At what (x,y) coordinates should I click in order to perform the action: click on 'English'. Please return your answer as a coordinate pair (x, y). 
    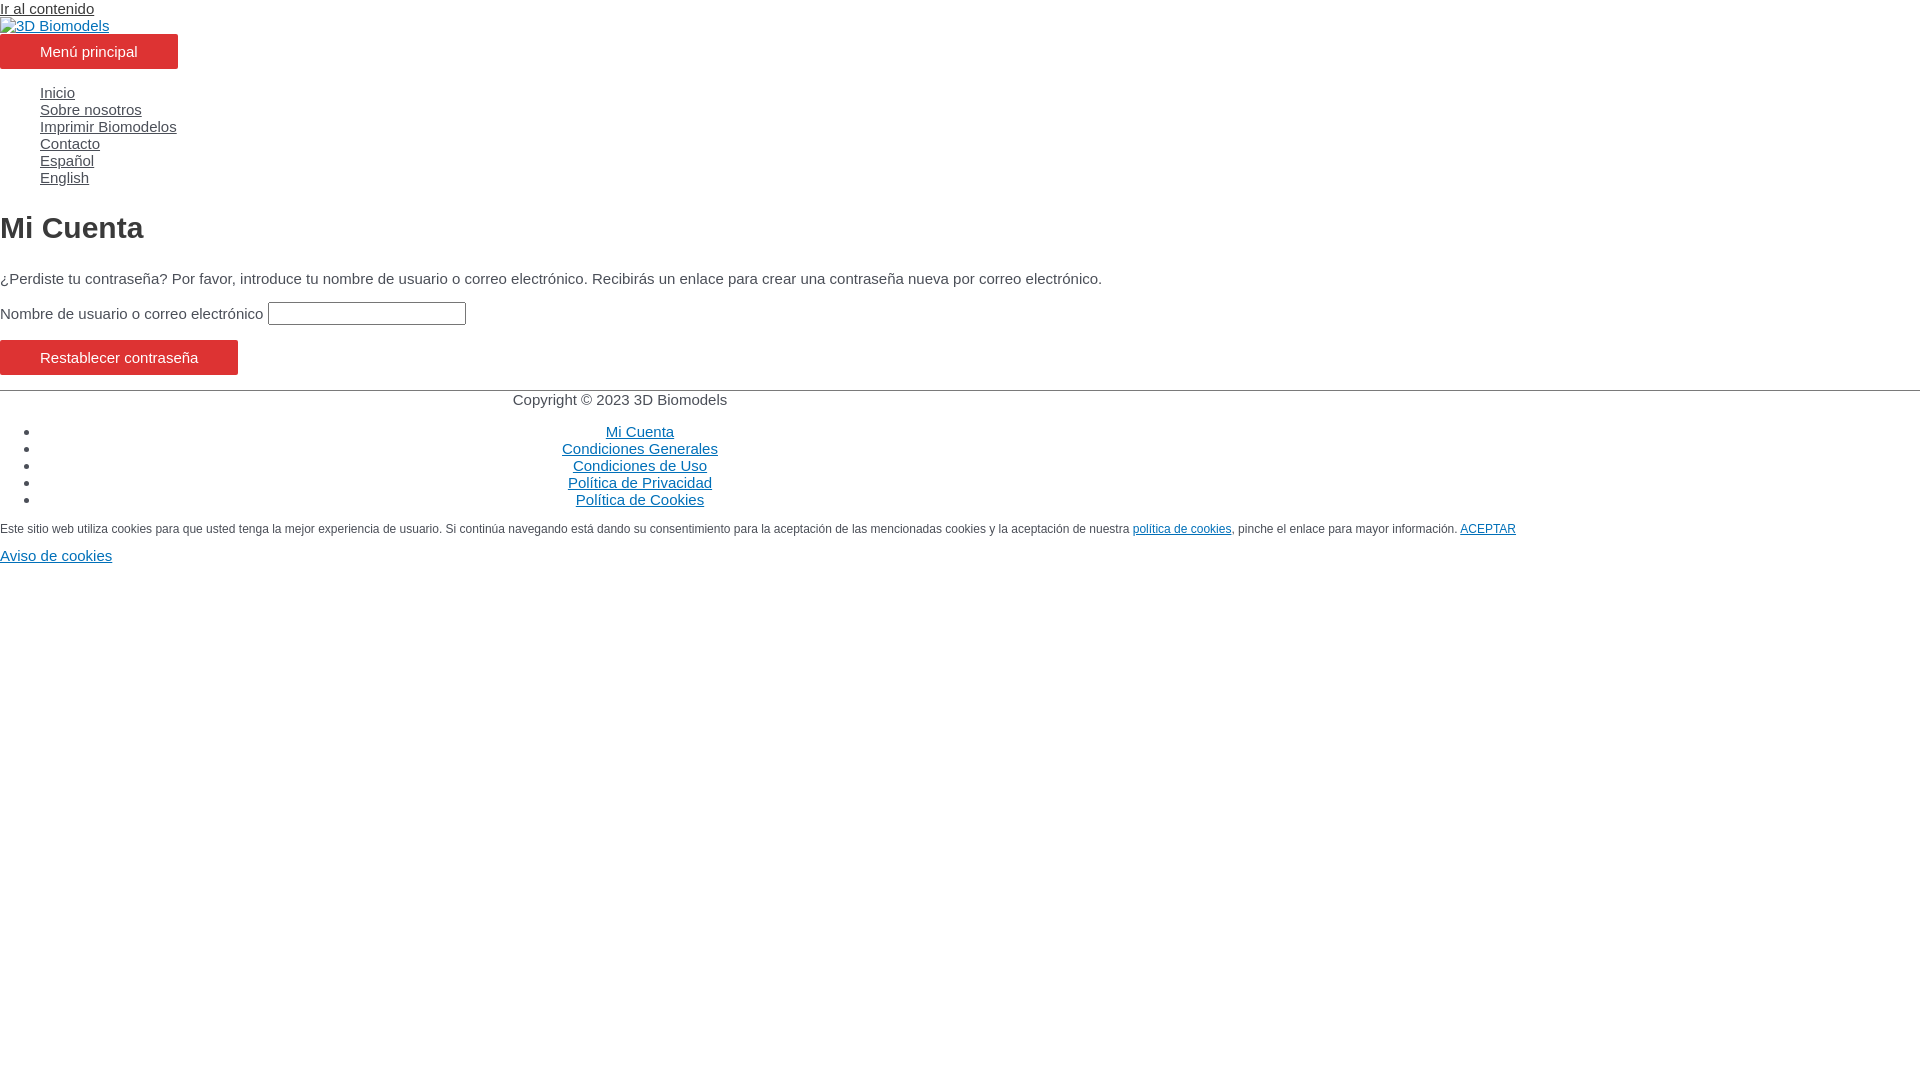
    Looking at the image, I should click on (39, 176).